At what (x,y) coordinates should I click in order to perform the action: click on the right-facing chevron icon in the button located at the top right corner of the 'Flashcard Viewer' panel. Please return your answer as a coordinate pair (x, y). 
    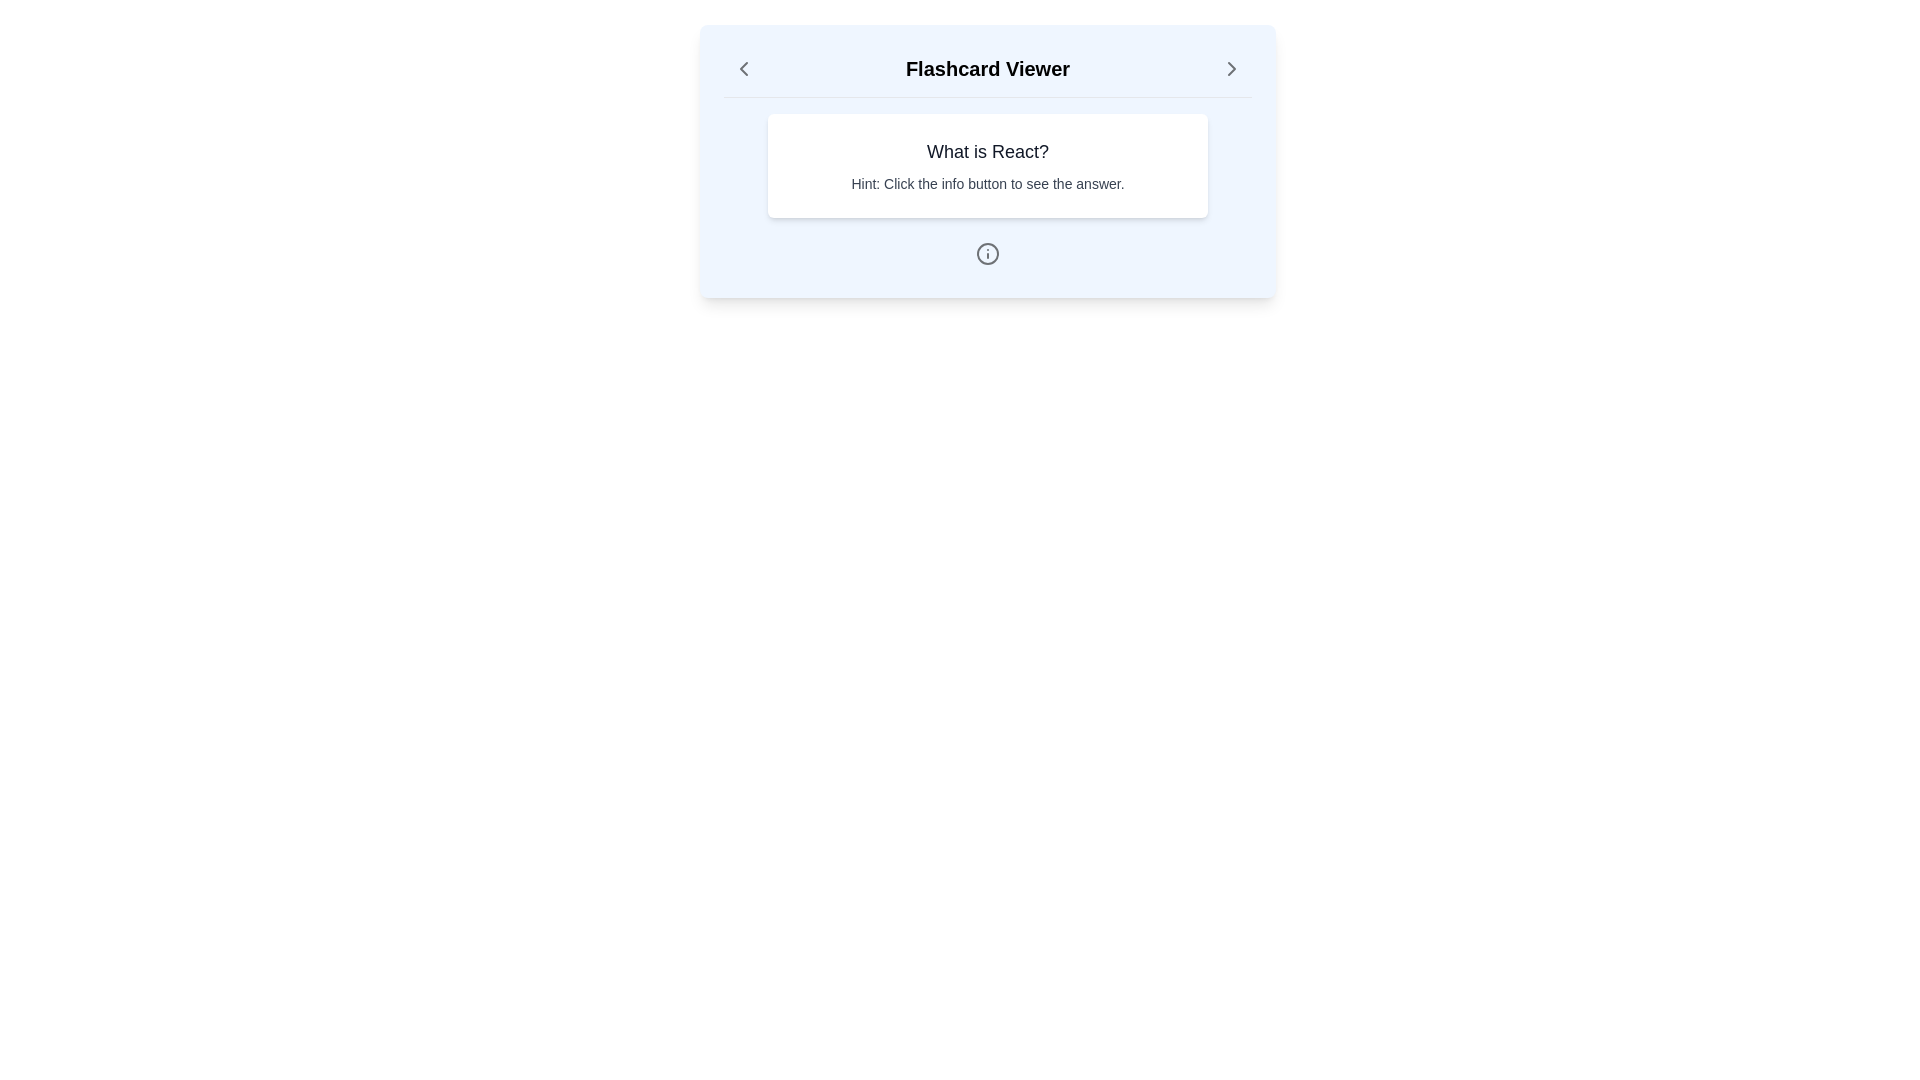
    Looking at the image, I should click on (1231, 68).